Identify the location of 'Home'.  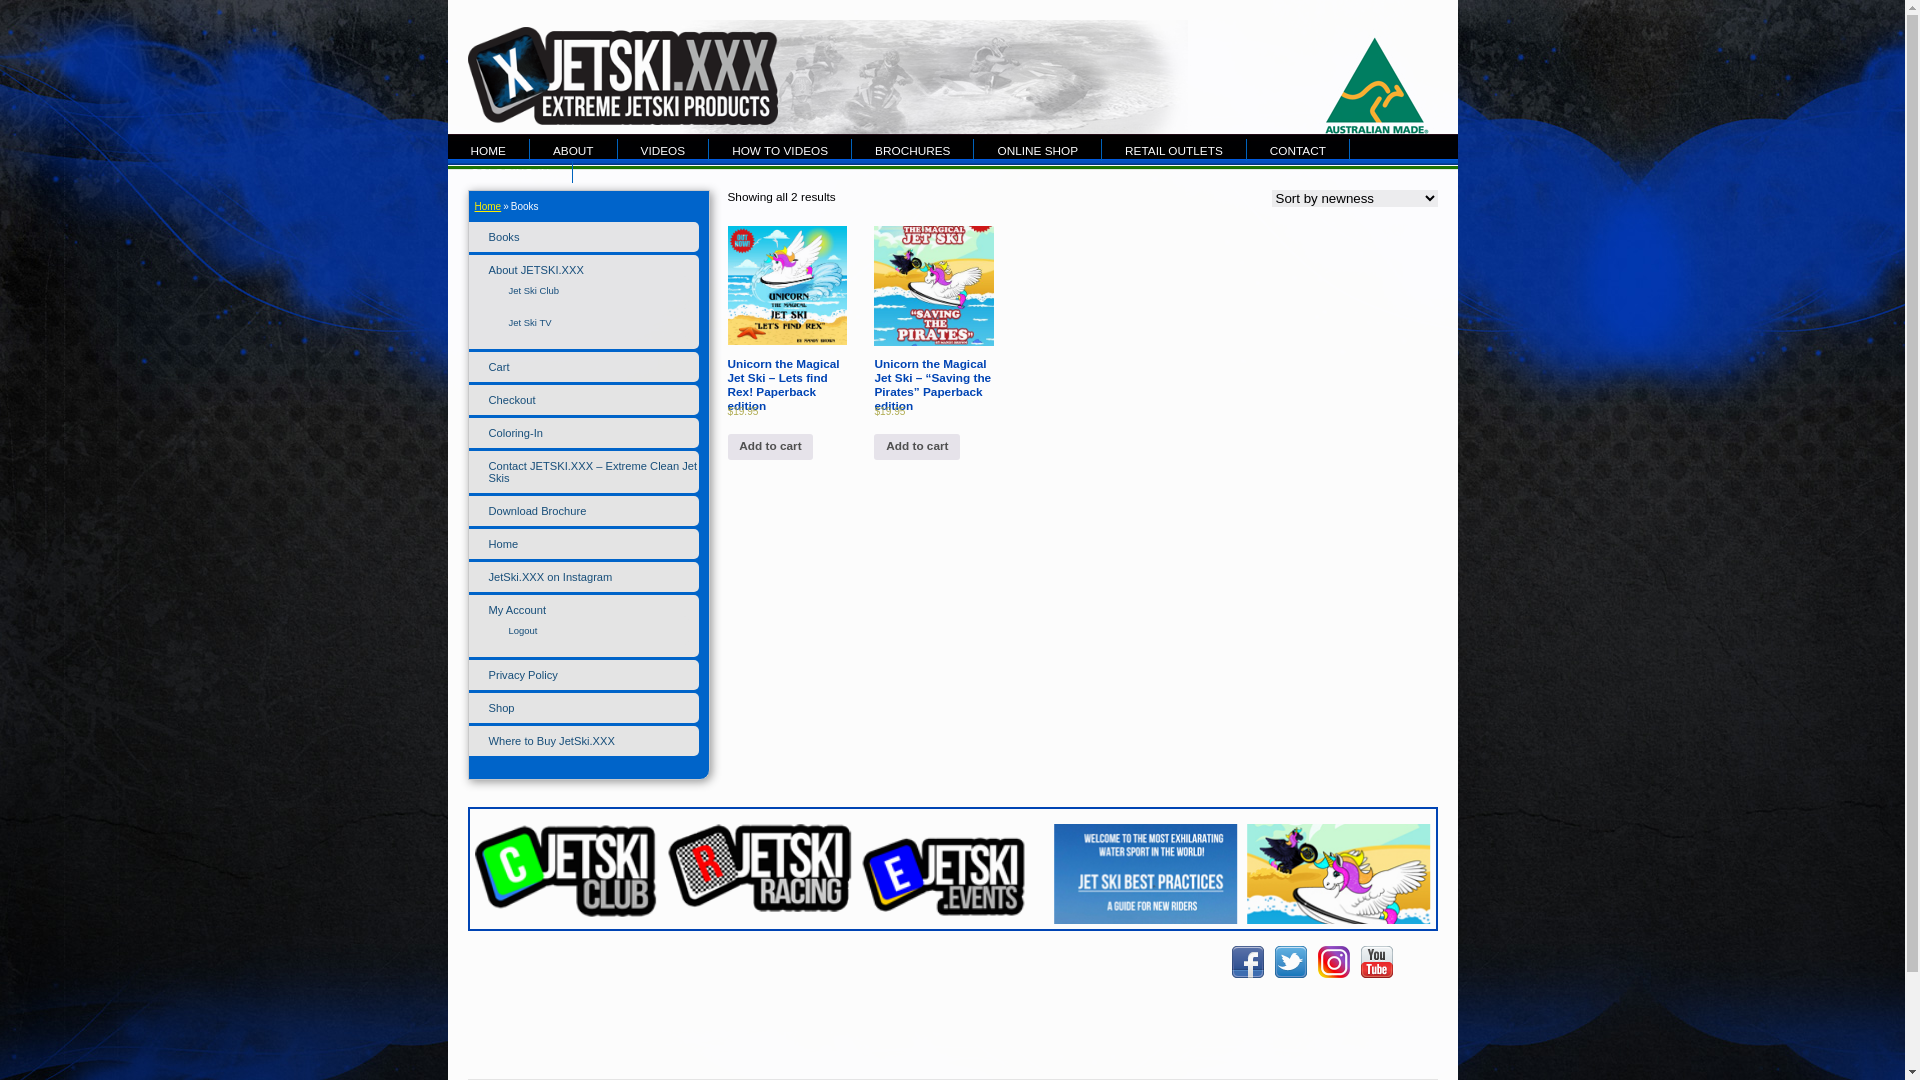
(473, 206).